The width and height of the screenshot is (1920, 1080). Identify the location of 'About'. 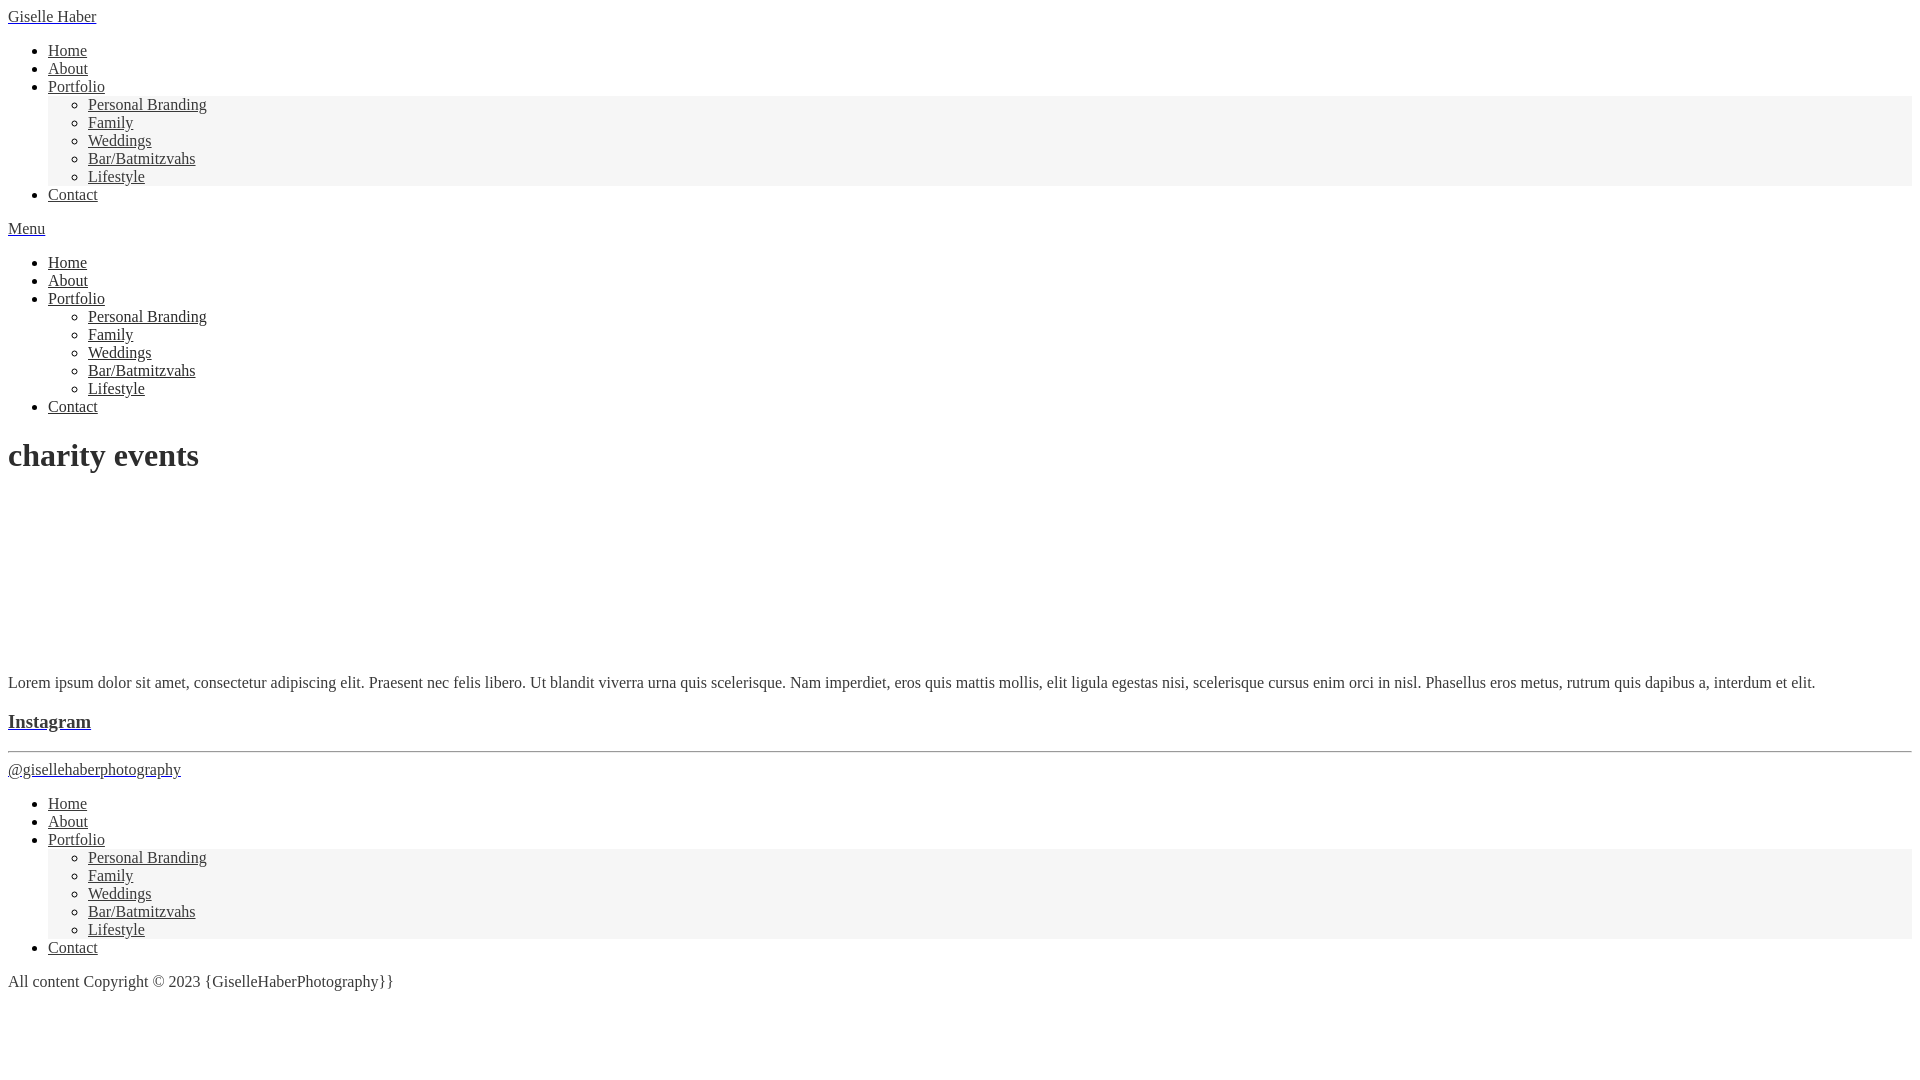
(67, 280).